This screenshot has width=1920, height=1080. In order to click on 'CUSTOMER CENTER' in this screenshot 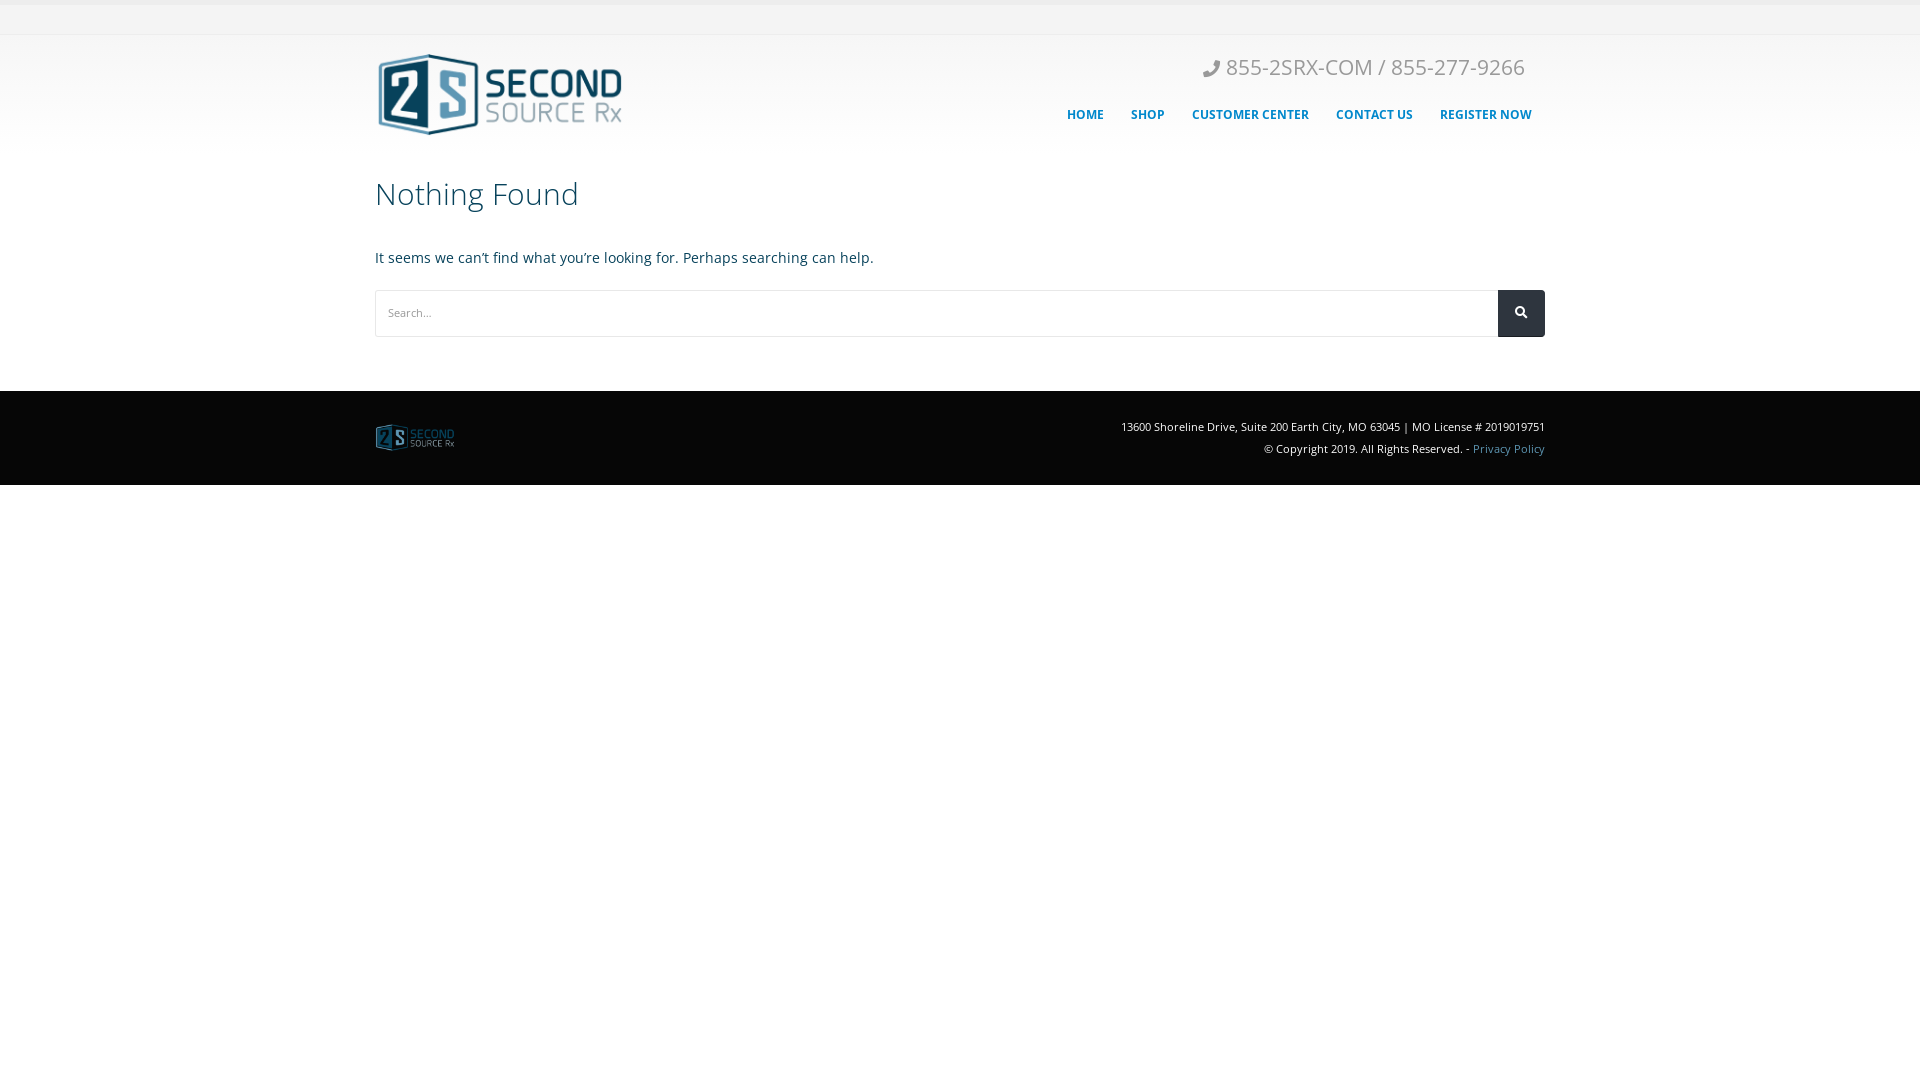, I will do `click(1249, 114)`.